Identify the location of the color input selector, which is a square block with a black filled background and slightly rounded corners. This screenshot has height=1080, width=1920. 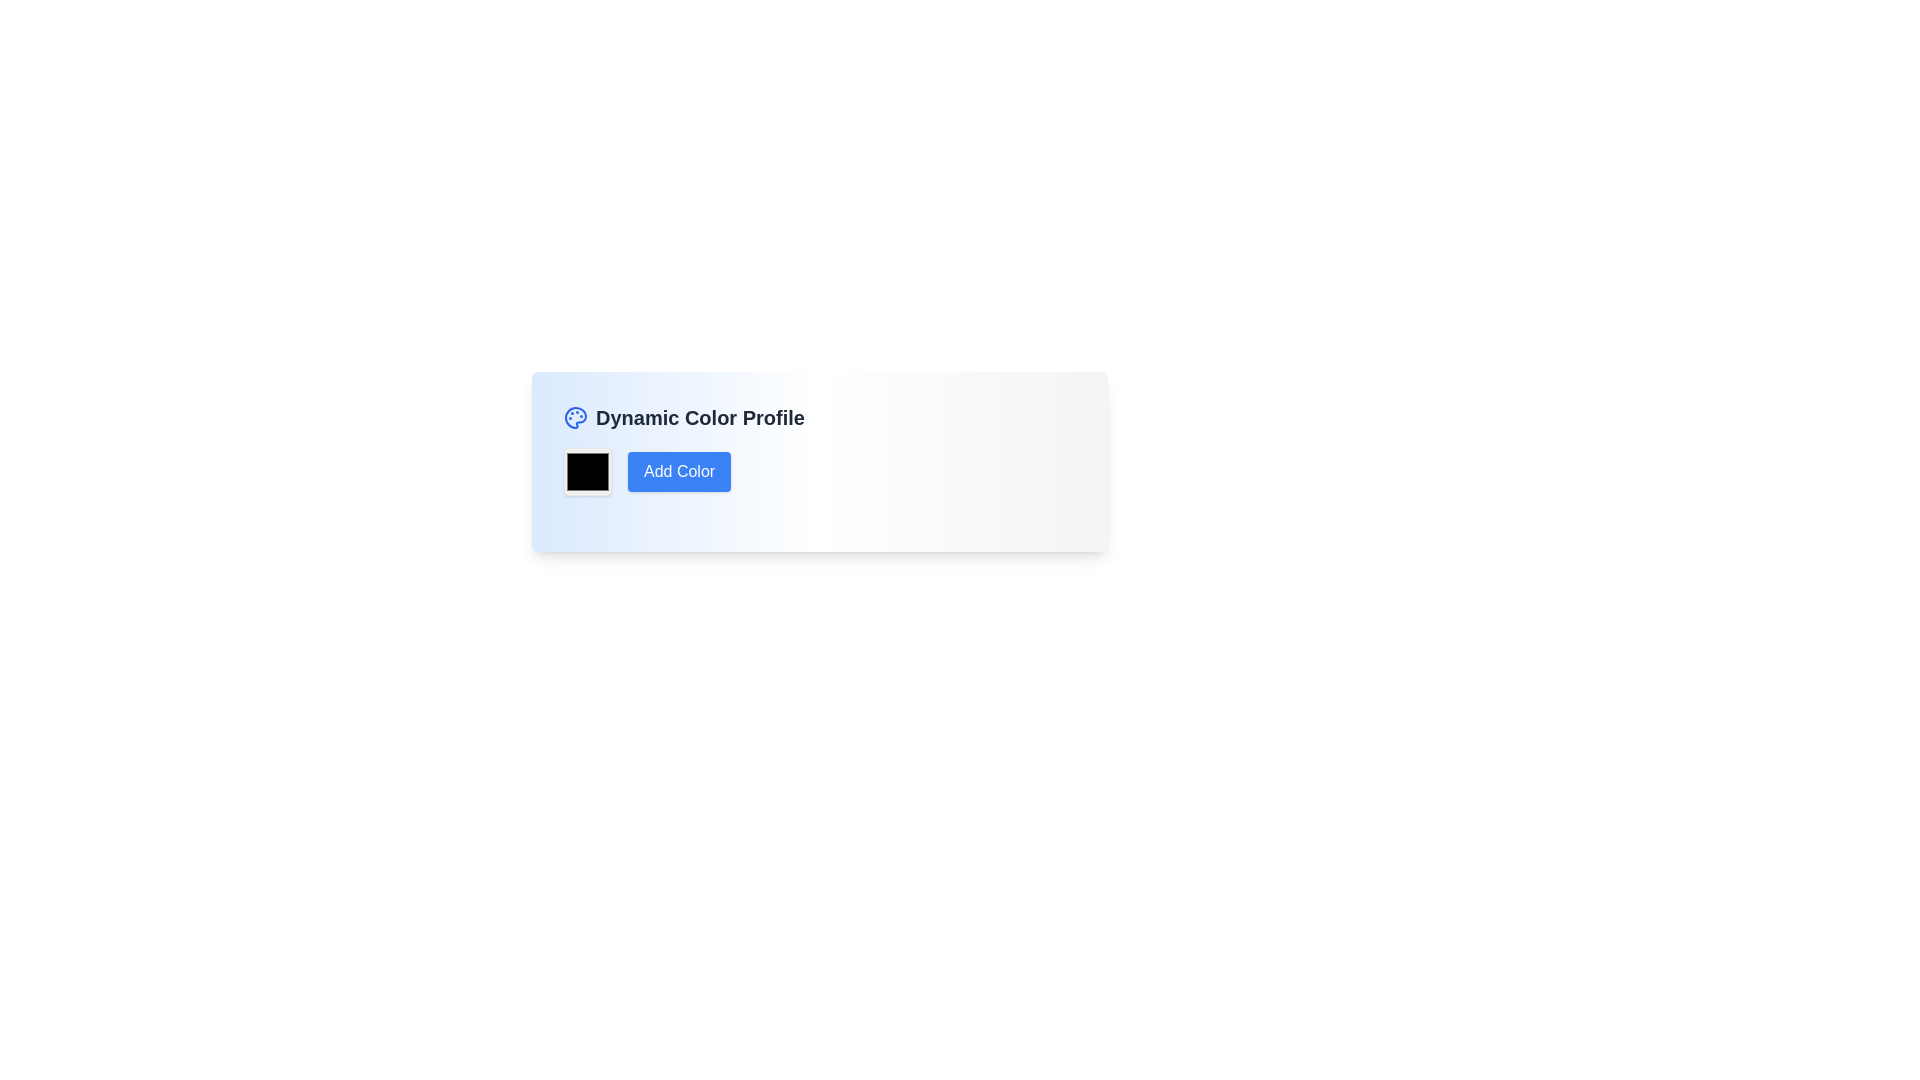
(587, 471).